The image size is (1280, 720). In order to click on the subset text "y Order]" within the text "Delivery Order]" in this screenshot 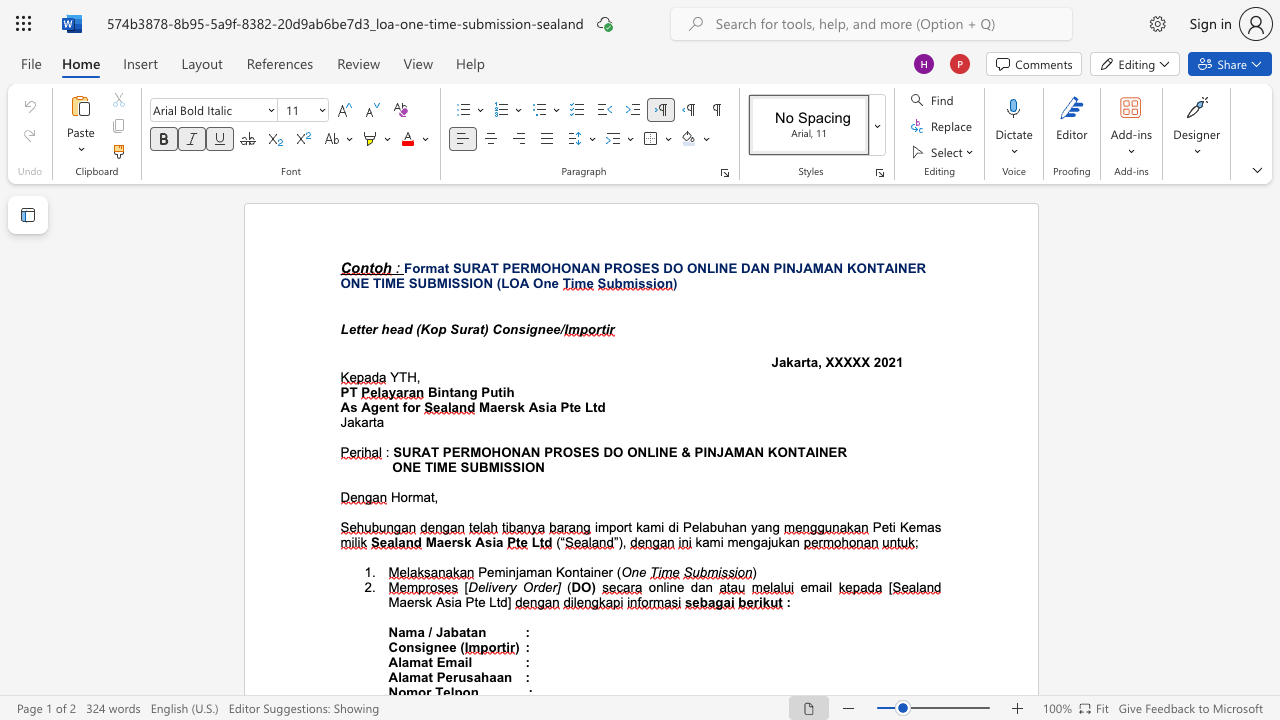, I will do `click(509, 586)`.